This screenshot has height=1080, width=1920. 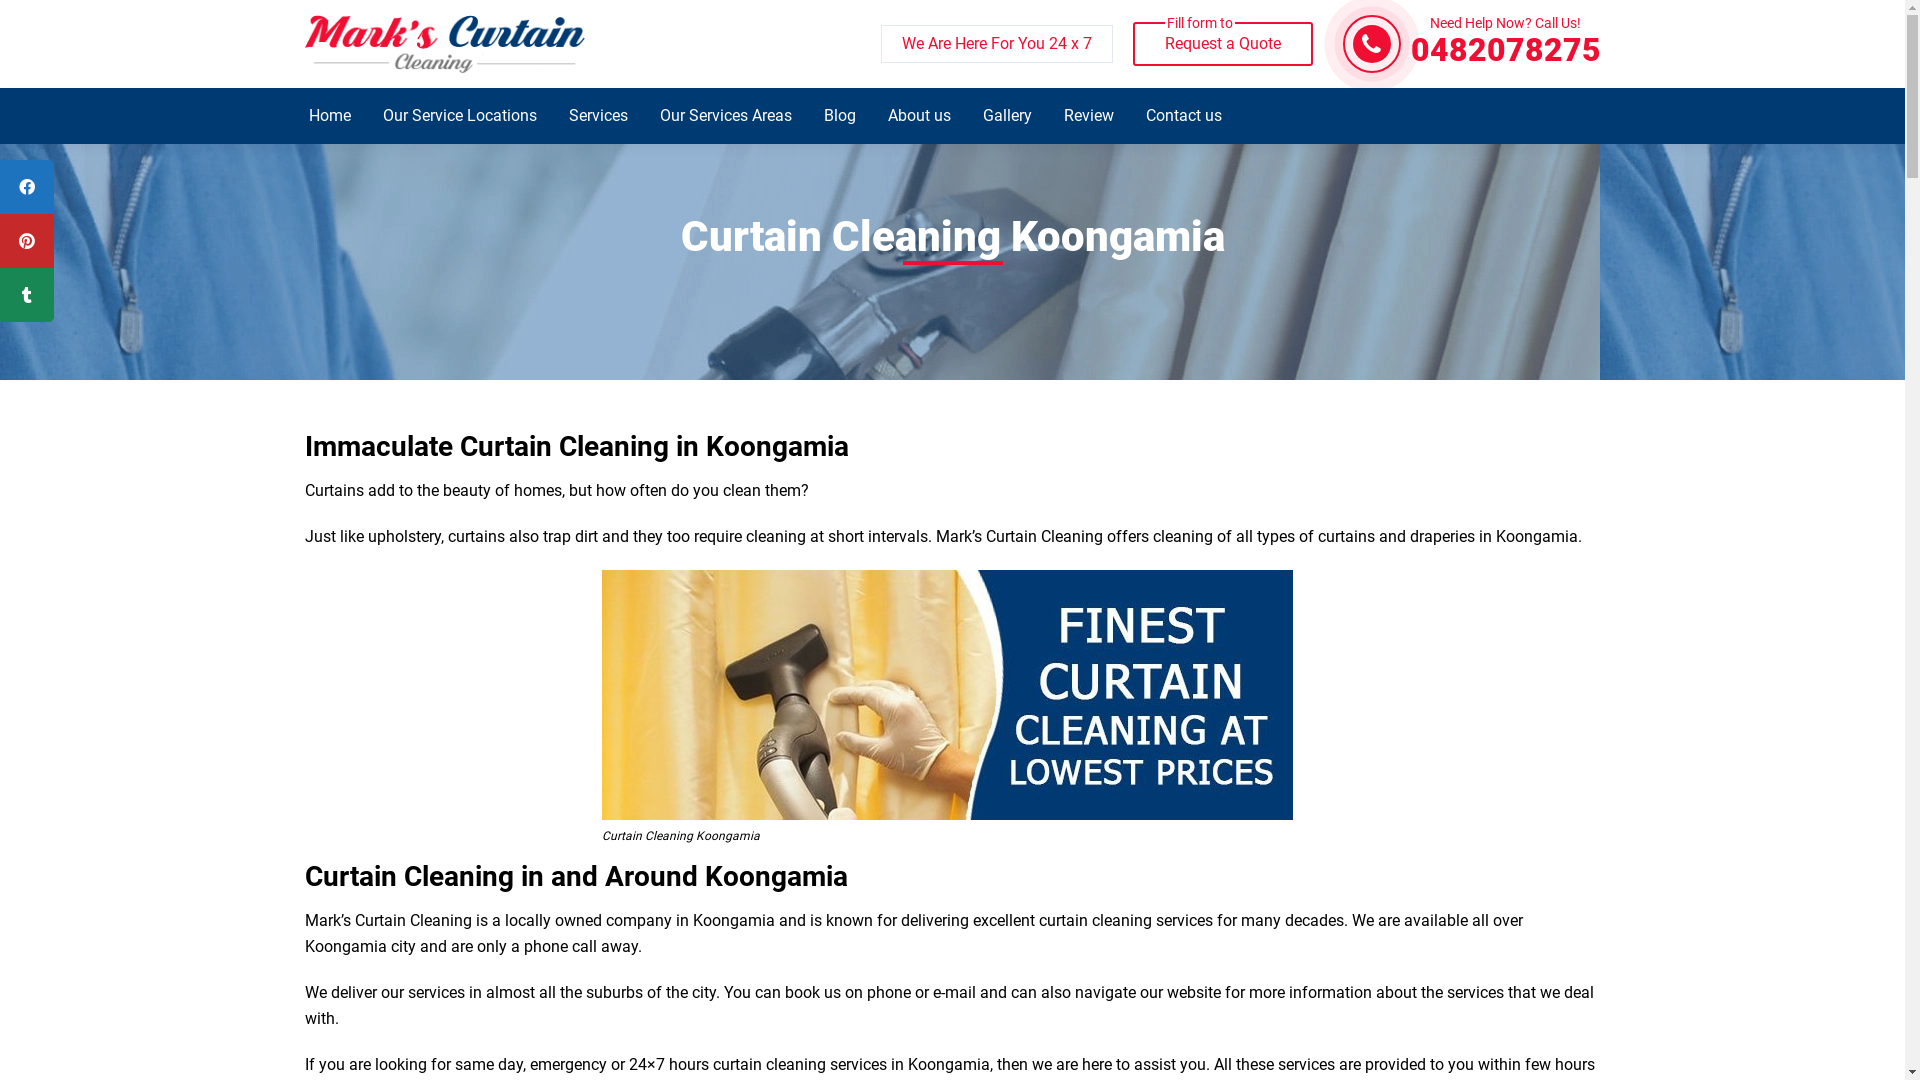 I want to click on 'Contact us', so click(x=1182, y=115).